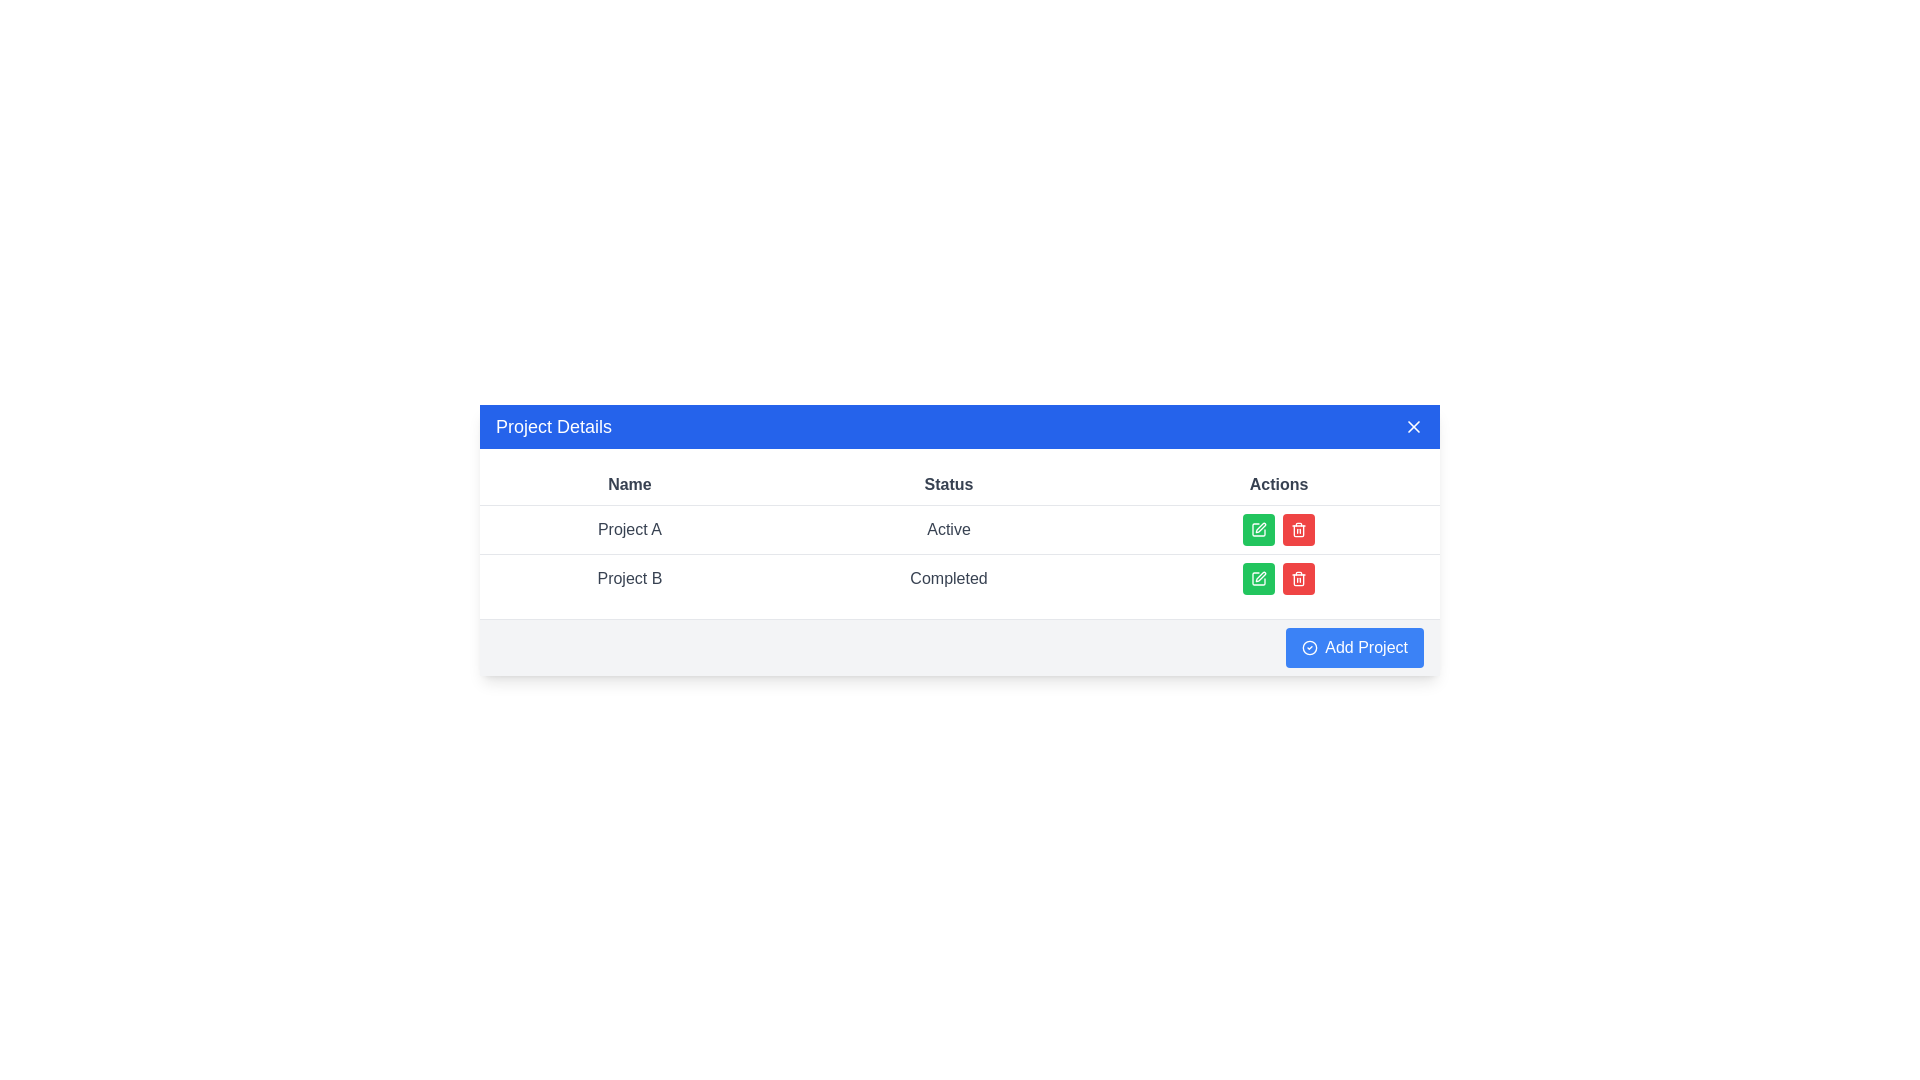 This screenshot has height=1080, width=1920. What do you see at coordinates (628, 484) in the screenshot?
I see `the 'Name' text label, which is the first column header in the table below the blue banner 'Project Details'` at bounding box center [628, 484].